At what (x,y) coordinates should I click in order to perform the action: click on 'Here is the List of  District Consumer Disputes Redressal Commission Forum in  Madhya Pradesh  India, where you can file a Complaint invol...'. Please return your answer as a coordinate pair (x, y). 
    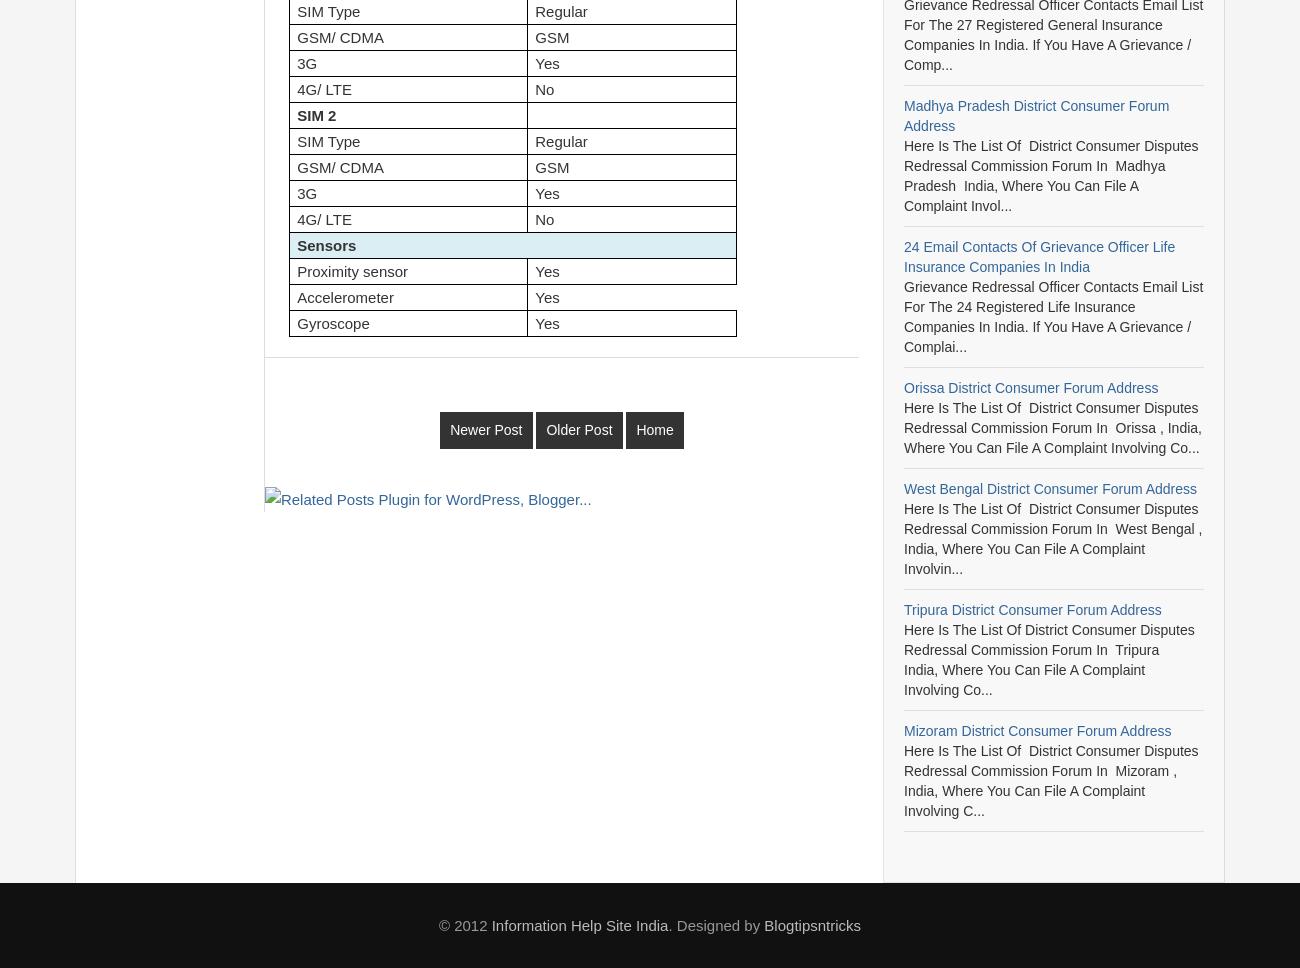
    Looking at the image, I should click on (1051, 175).